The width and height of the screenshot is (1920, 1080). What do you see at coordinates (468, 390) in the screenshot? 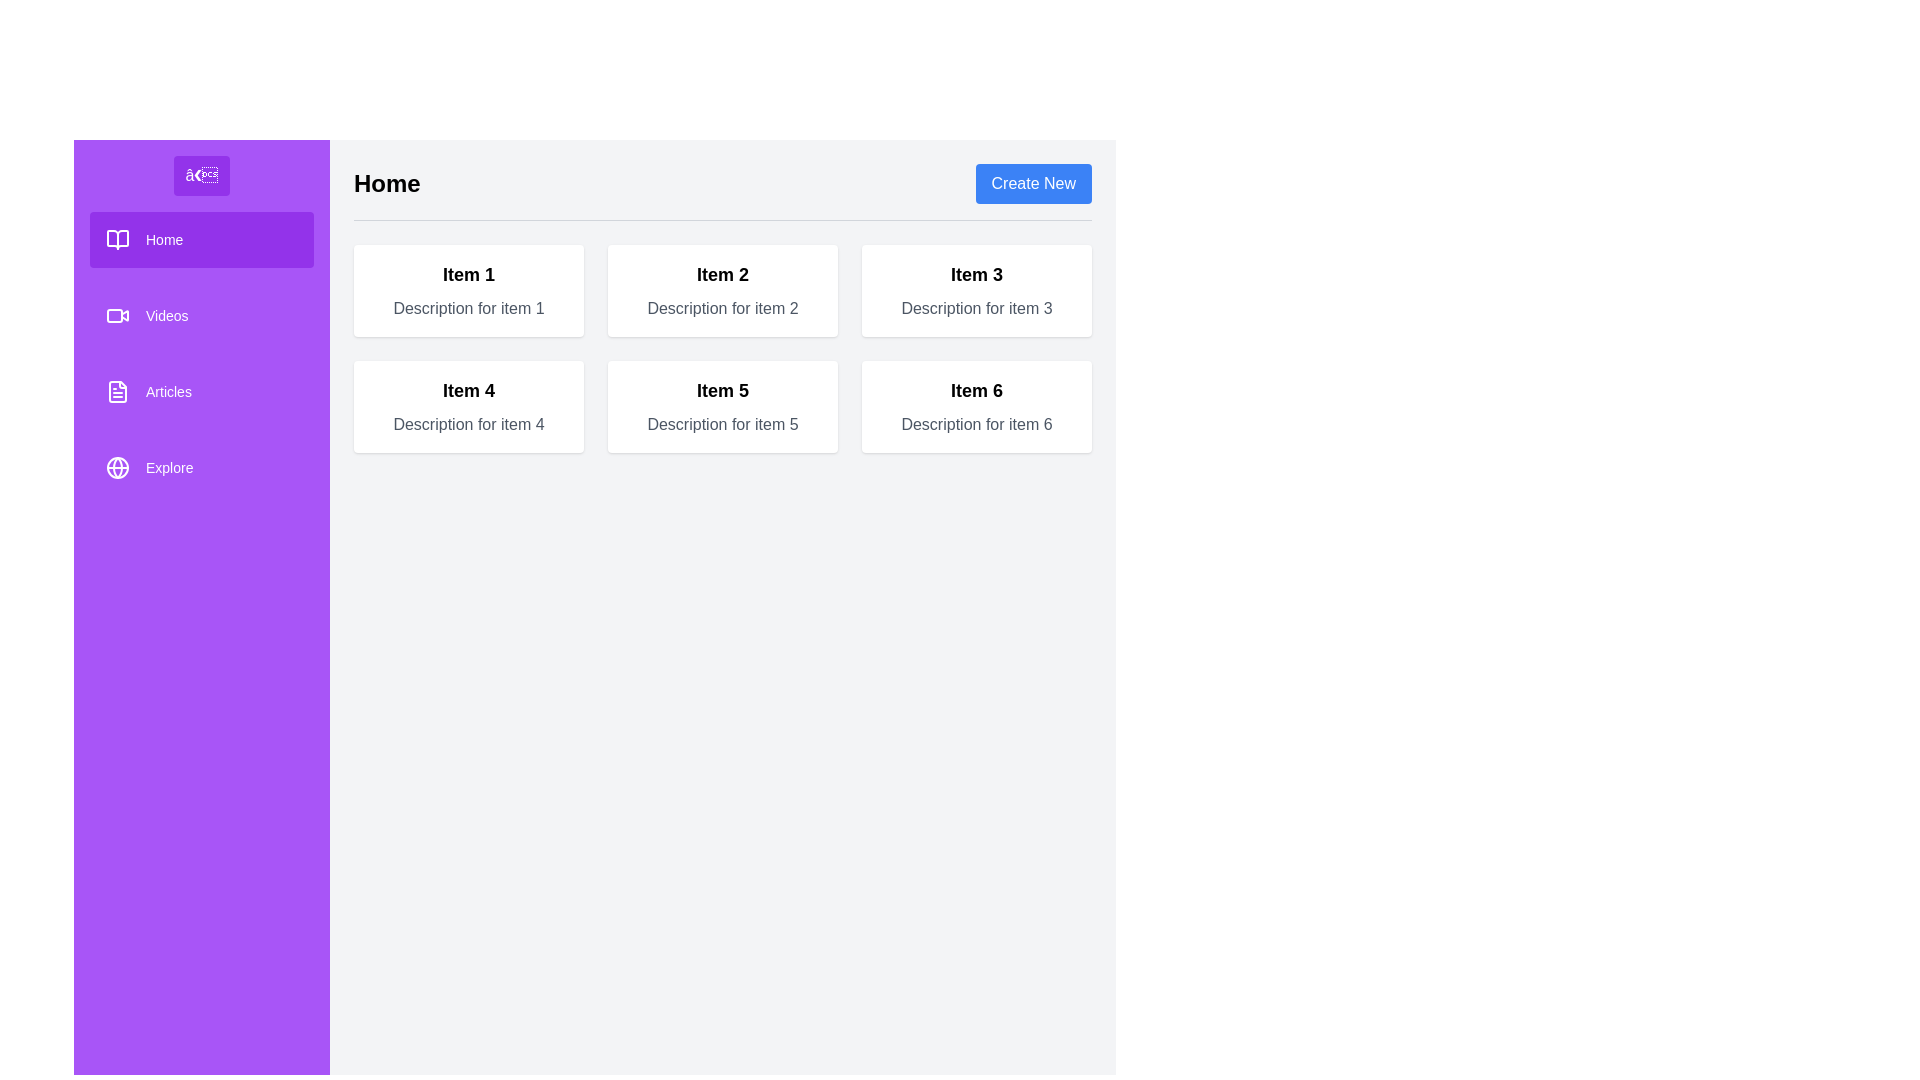
I see `the text element that serves as a title or label for the item, which is positioned above the description text 'Description for item 4' in the grid layout` at bounding box center [468, 390].